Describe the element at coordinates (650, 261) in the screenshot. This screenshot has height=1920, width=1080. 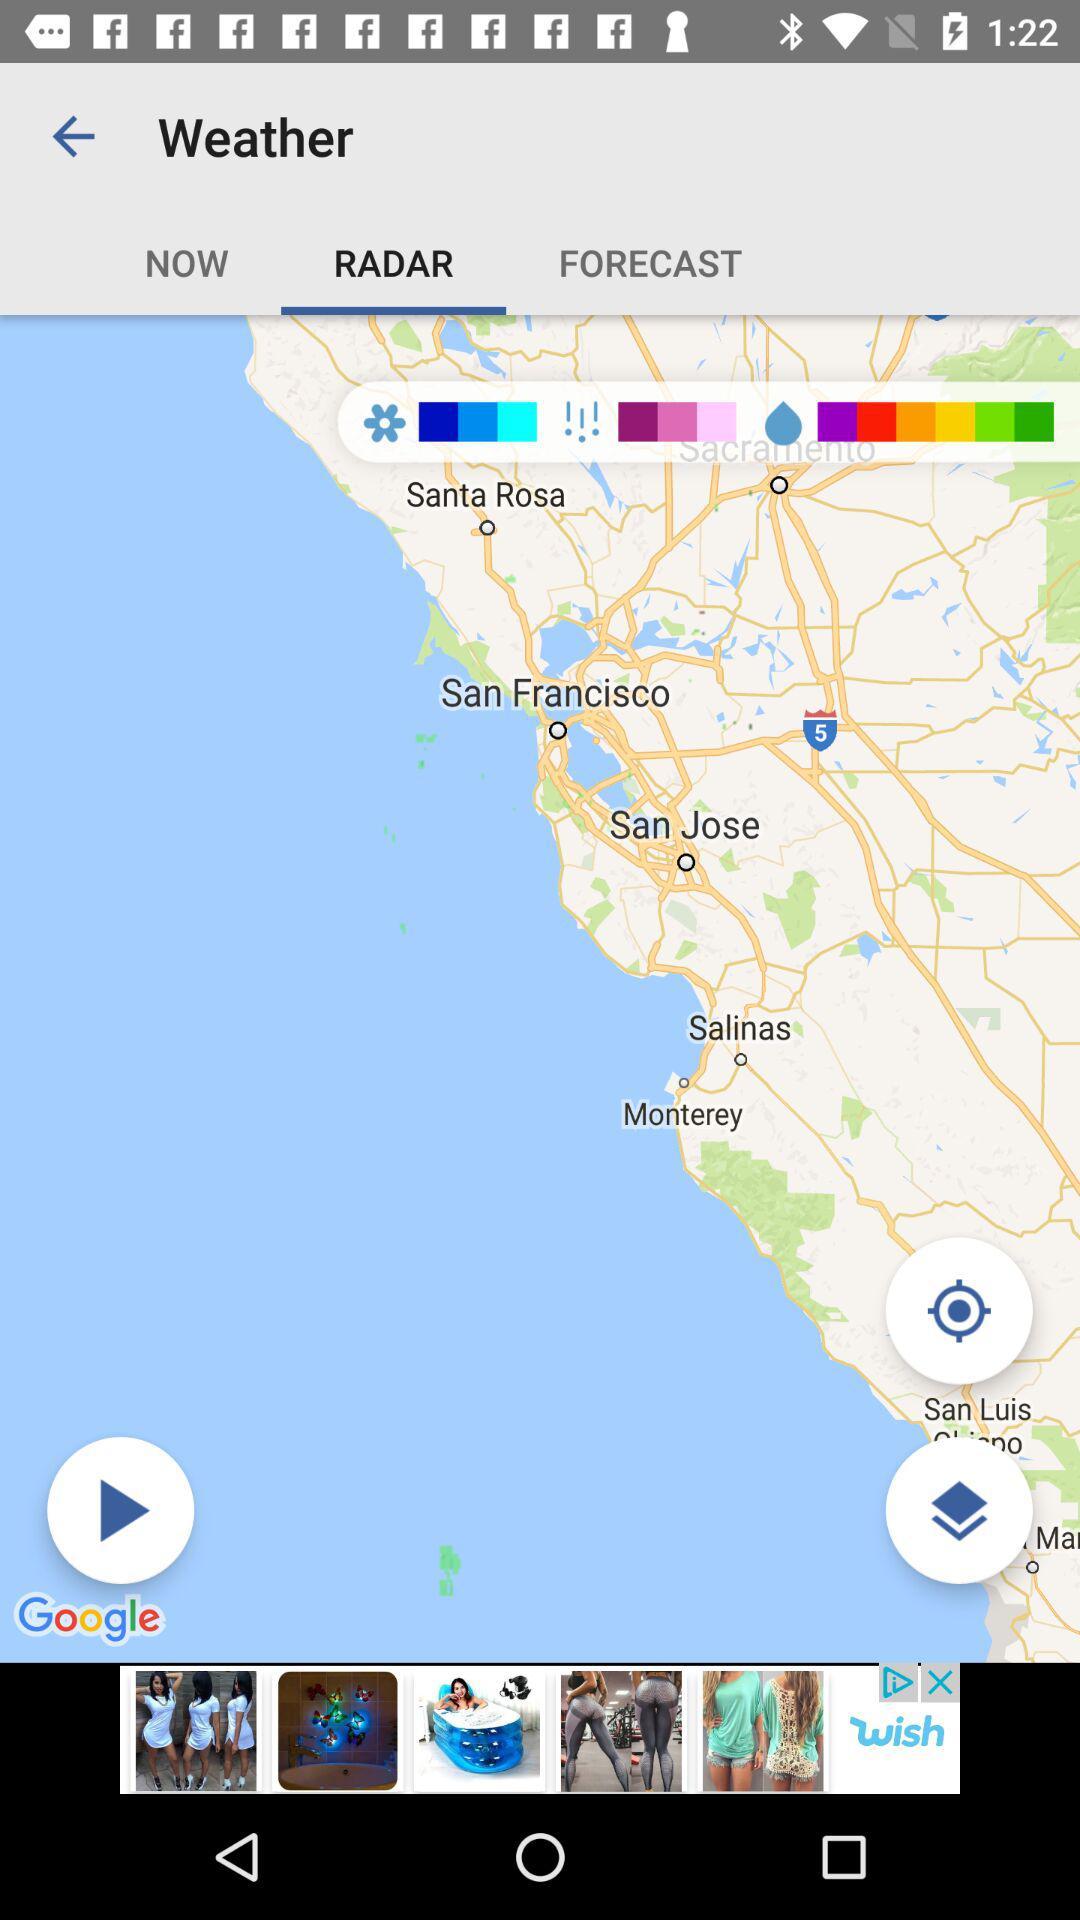
I see `forecast option` at that location.